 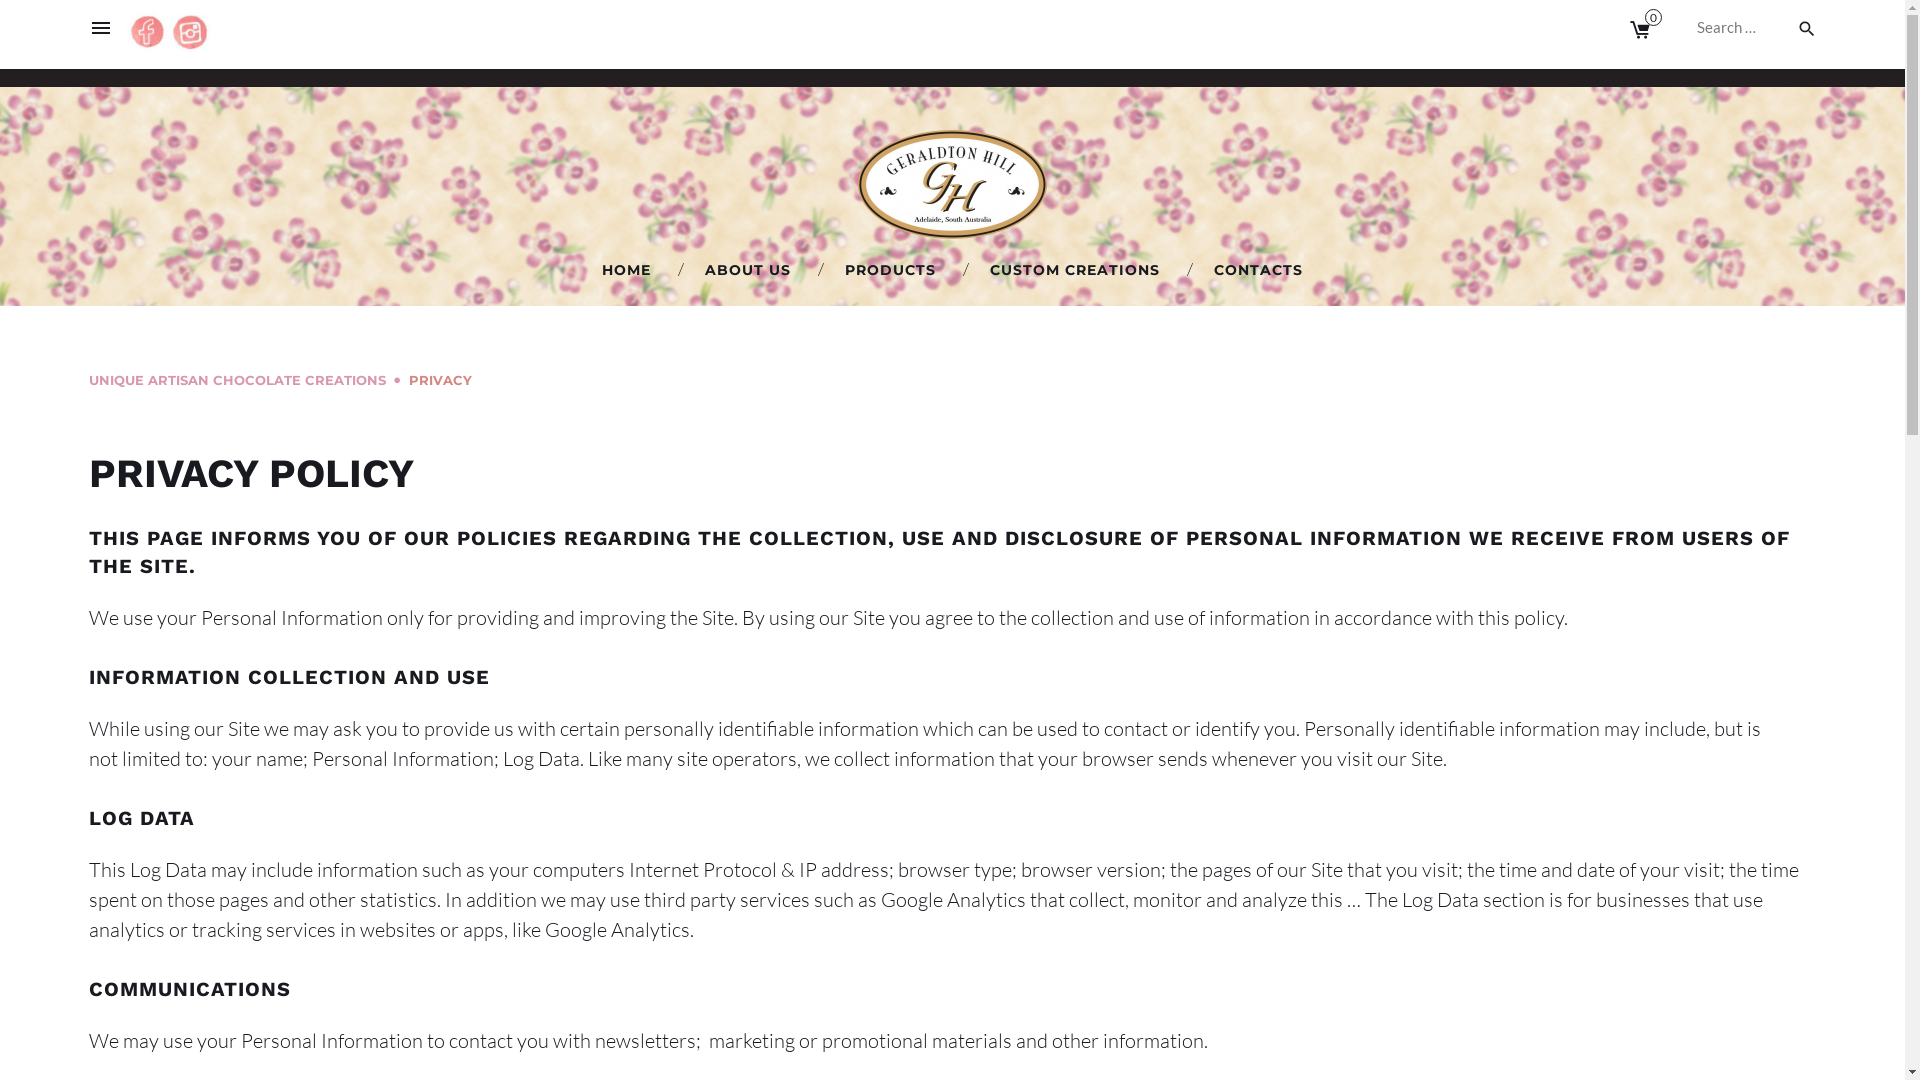 I want to click on 'PRODUCTS', so click(x=889, y=270).